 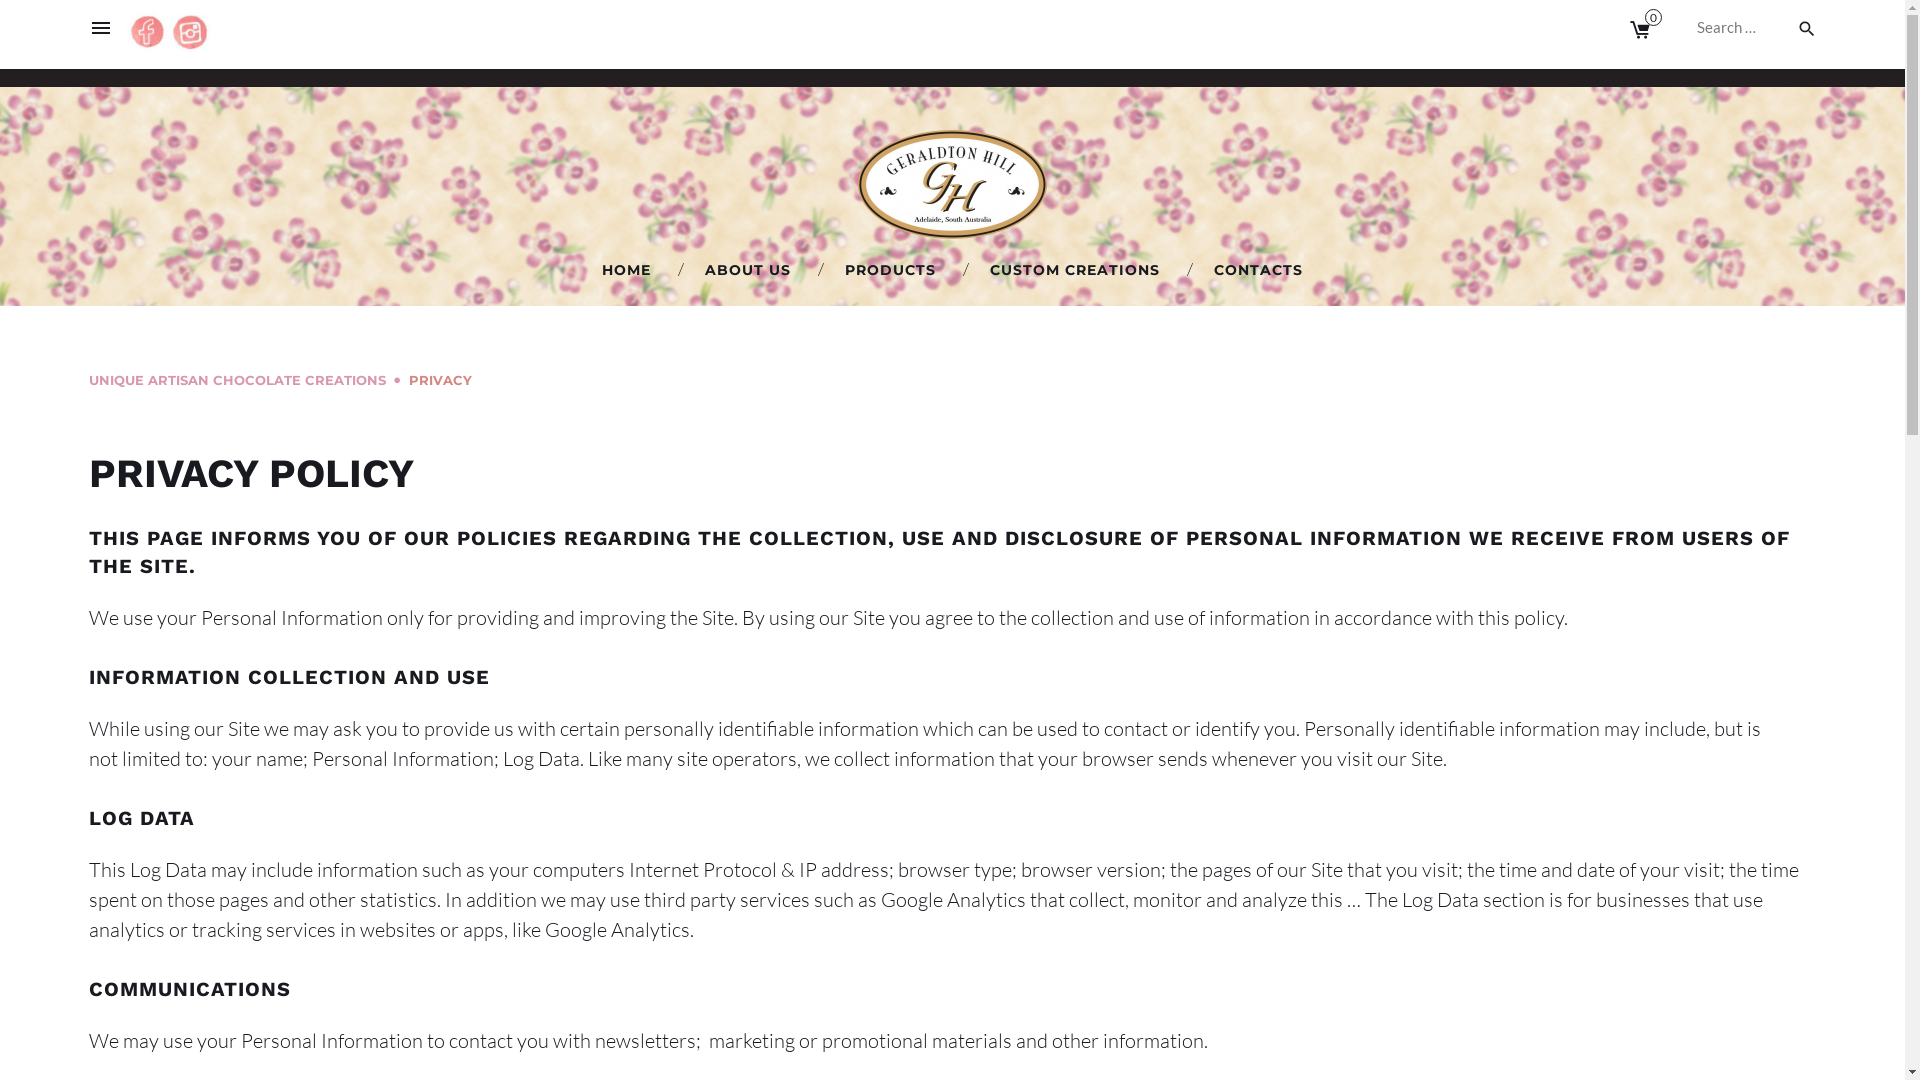 I want to click on 'PRODUCTS', so click(x=889, y=270).